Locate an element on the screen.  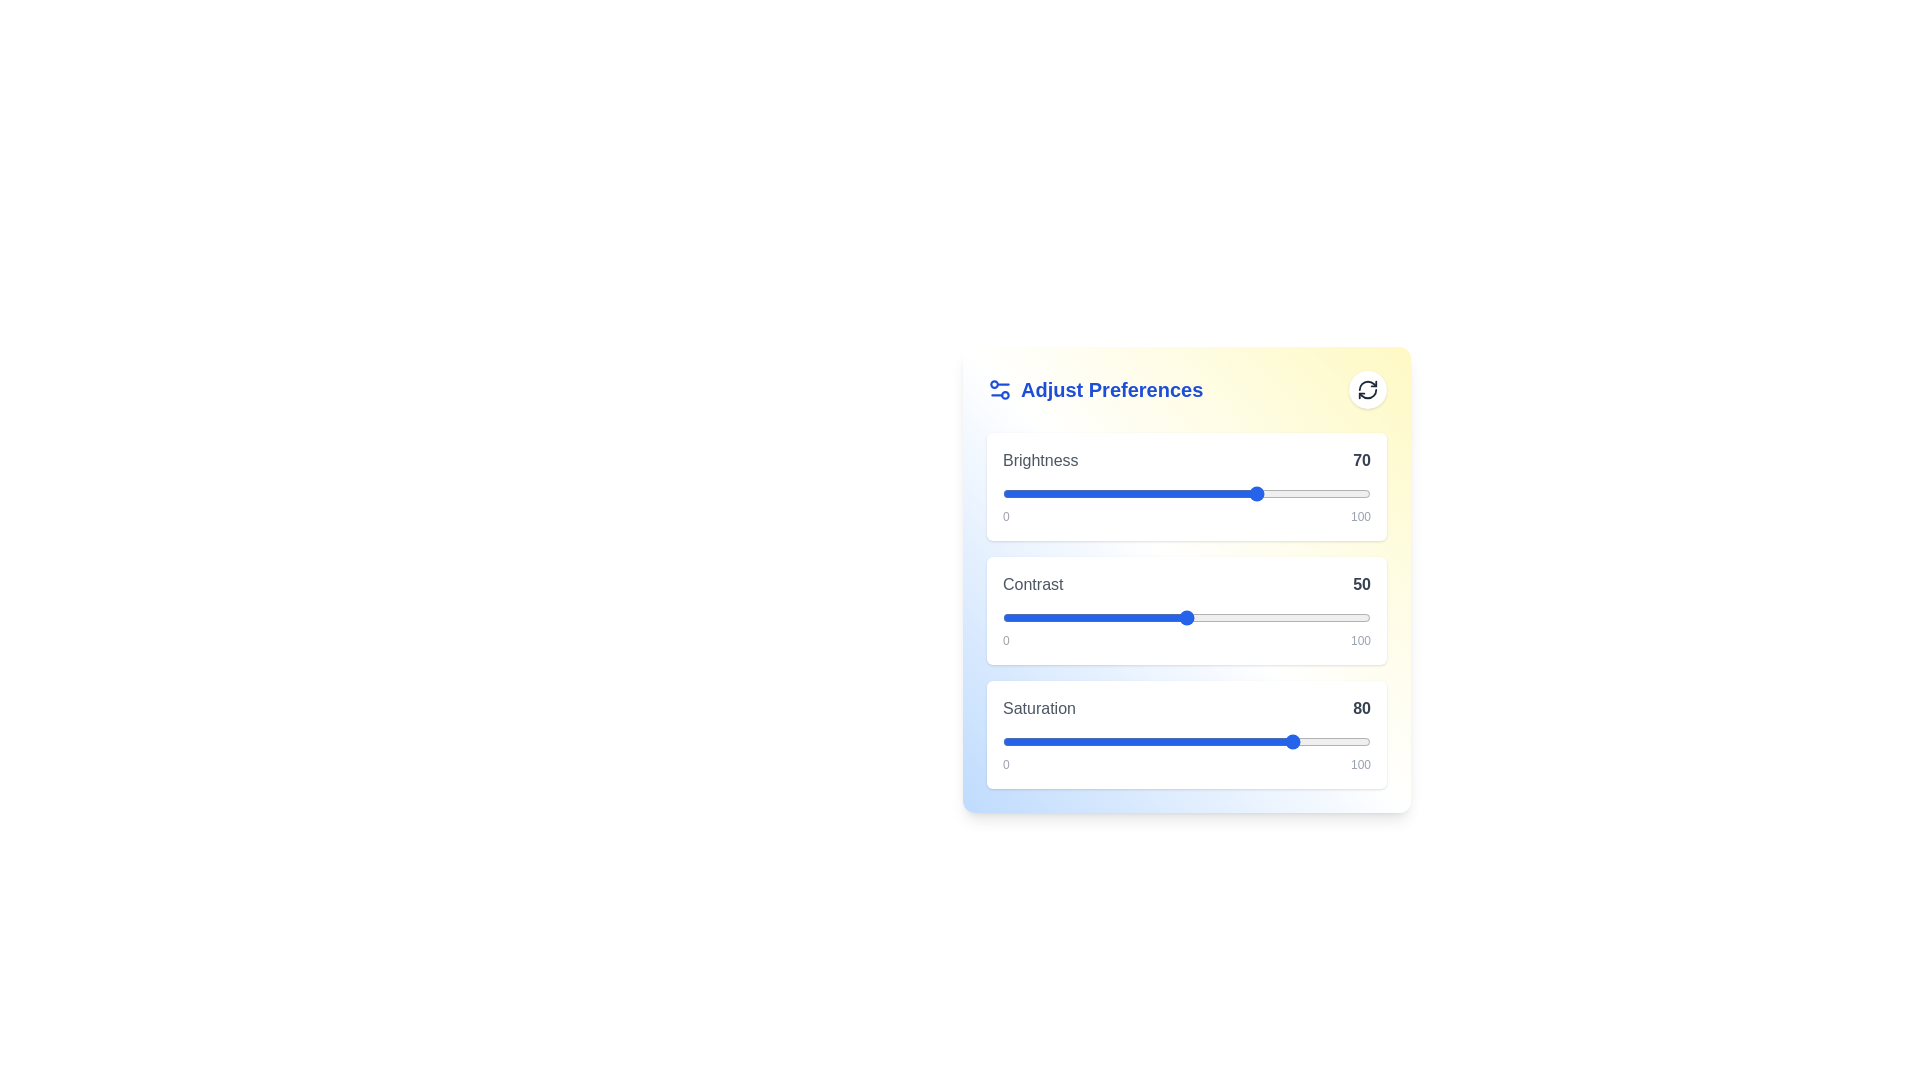
the Text label displaying a numerical range, which shows '0' on the left and '100' on the right, located at the bottom of the 'Contrast' slider group is located at coordinates (1186, 640).